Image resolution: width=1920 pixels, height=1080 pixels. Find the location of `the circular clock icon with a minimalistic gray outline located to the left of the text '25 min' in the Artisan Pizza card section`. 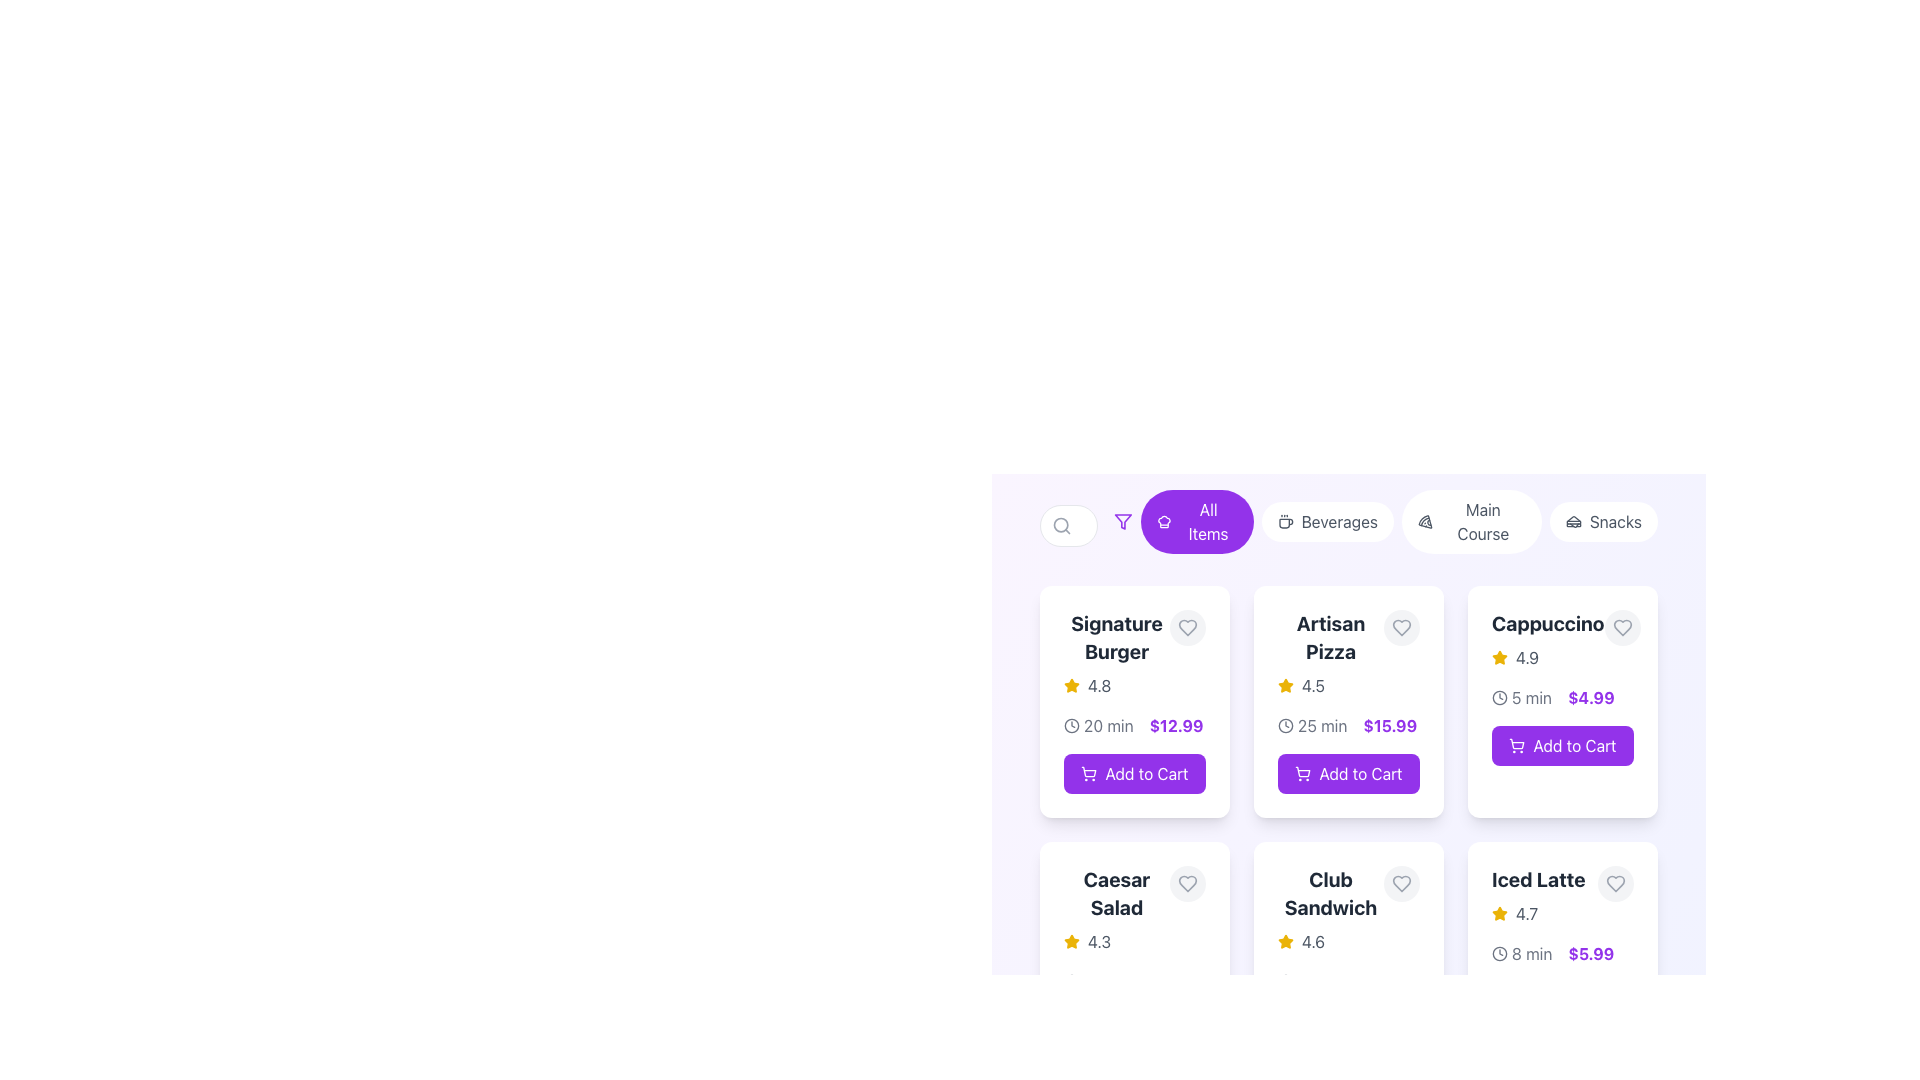

the circular clock icon with a minimalistic gray outline located to the left of the text '25 min' in the Artisan Pizza card section is located at coordinates (1286, 725).